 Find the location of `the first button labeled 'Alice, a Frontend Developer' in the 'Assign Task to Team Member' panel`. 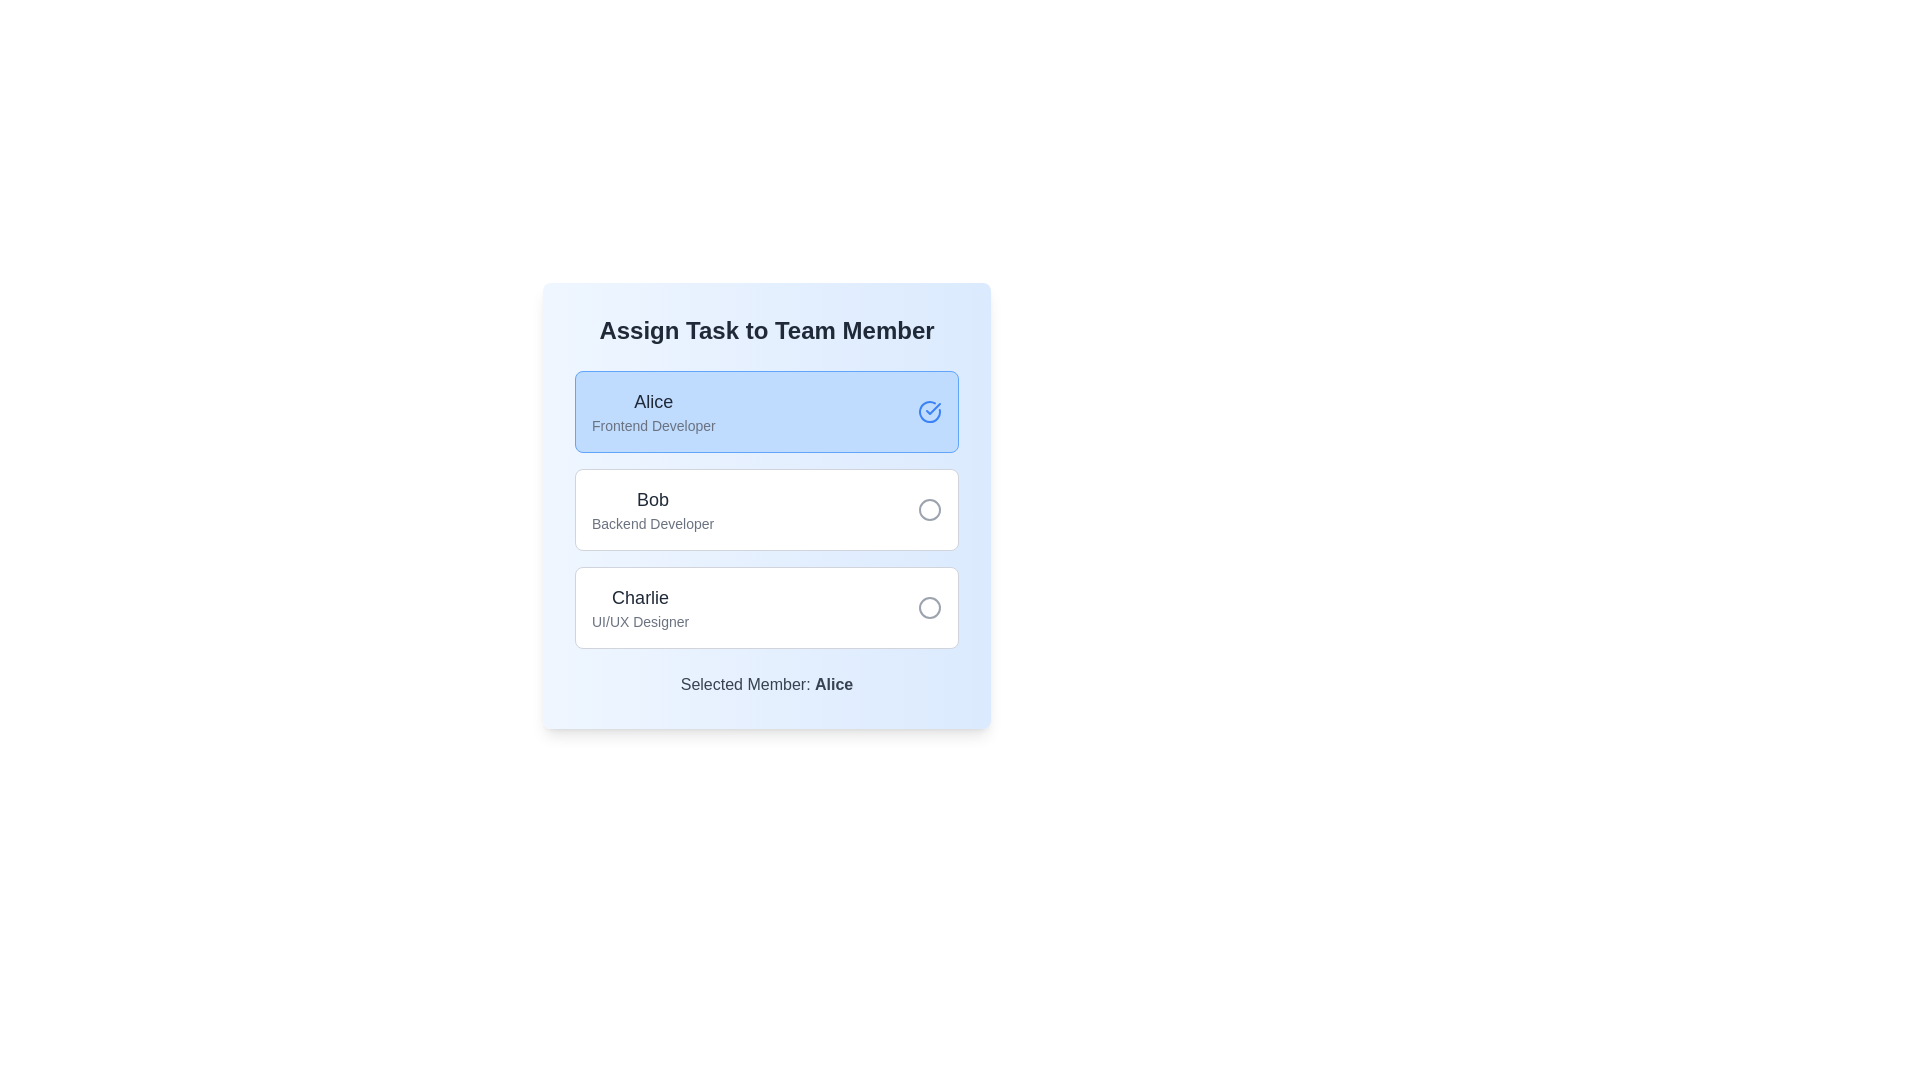

the first button labeled 'Alice, a Frontend Developer' in the 'Assign Task to Team Member' panel is located at coordinates (766, 411).